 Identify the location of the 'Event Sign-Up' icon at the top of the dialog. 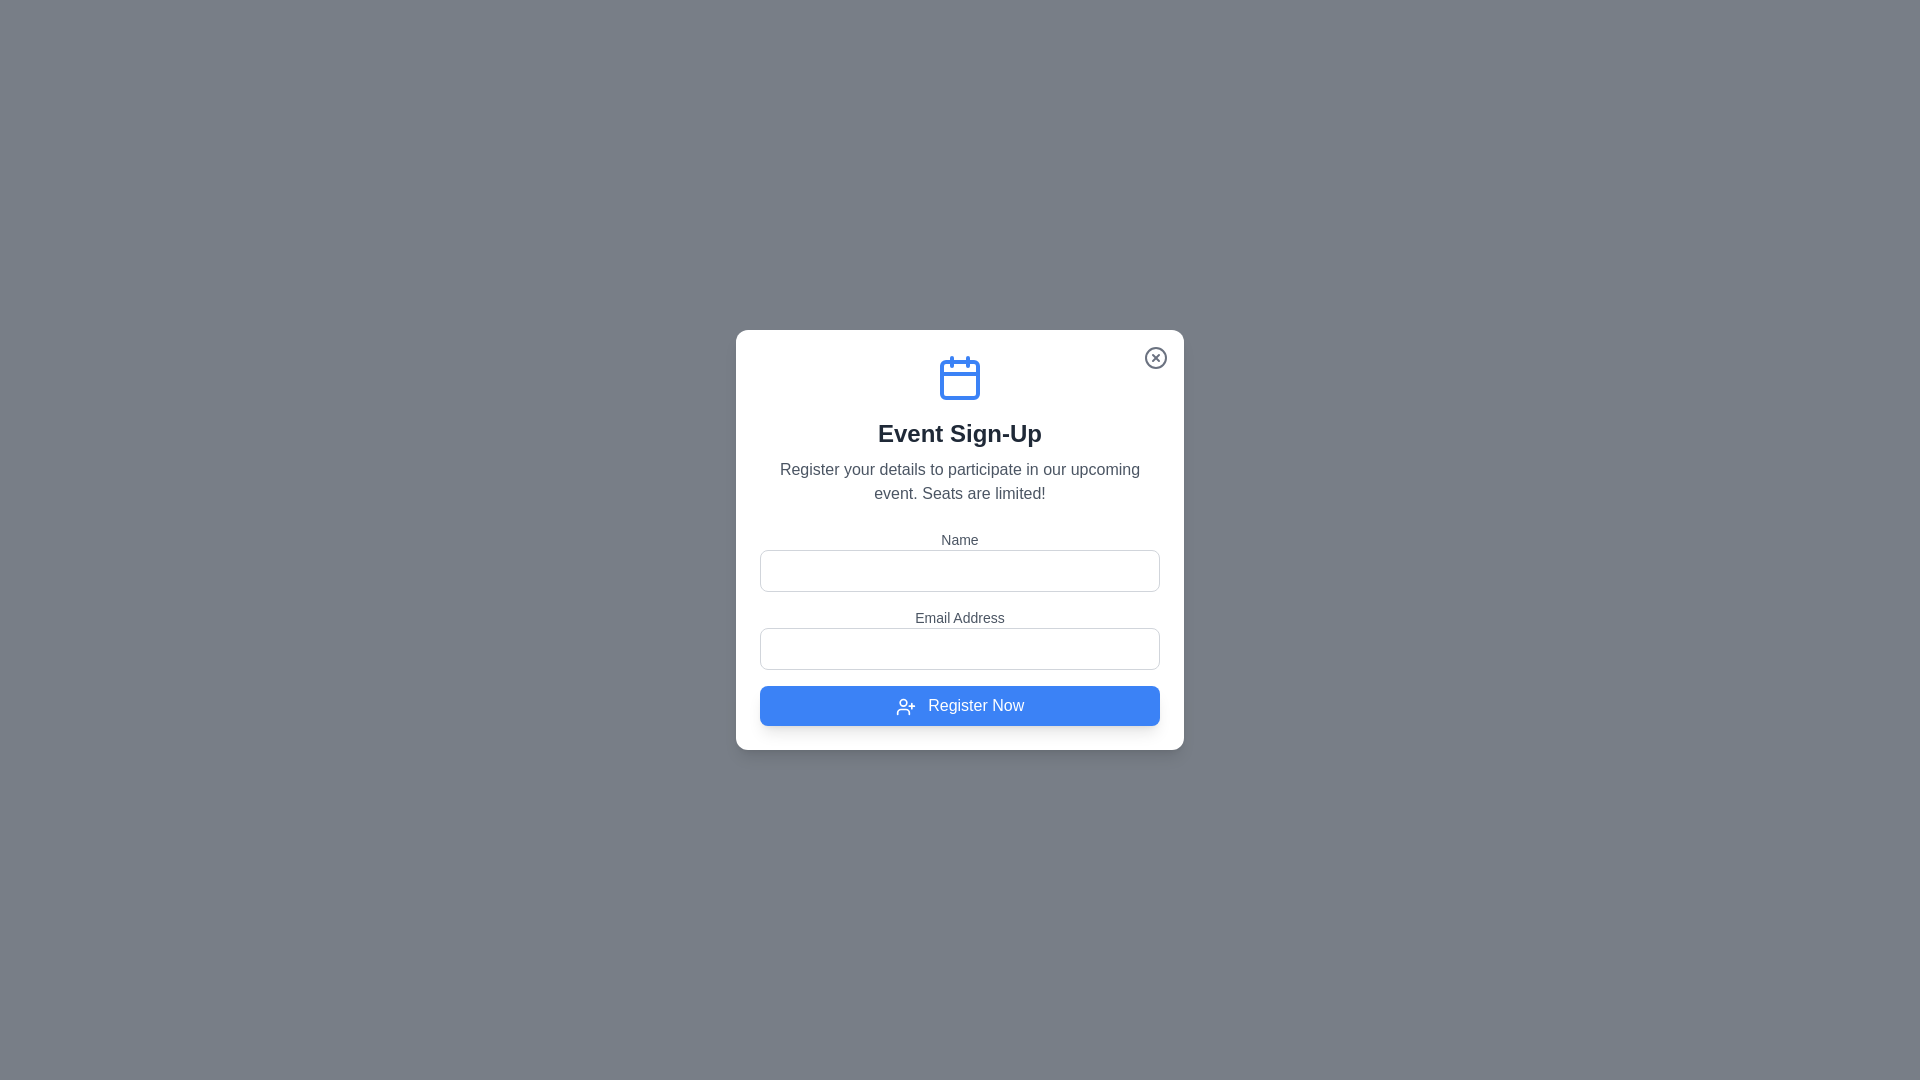
(960, 378).